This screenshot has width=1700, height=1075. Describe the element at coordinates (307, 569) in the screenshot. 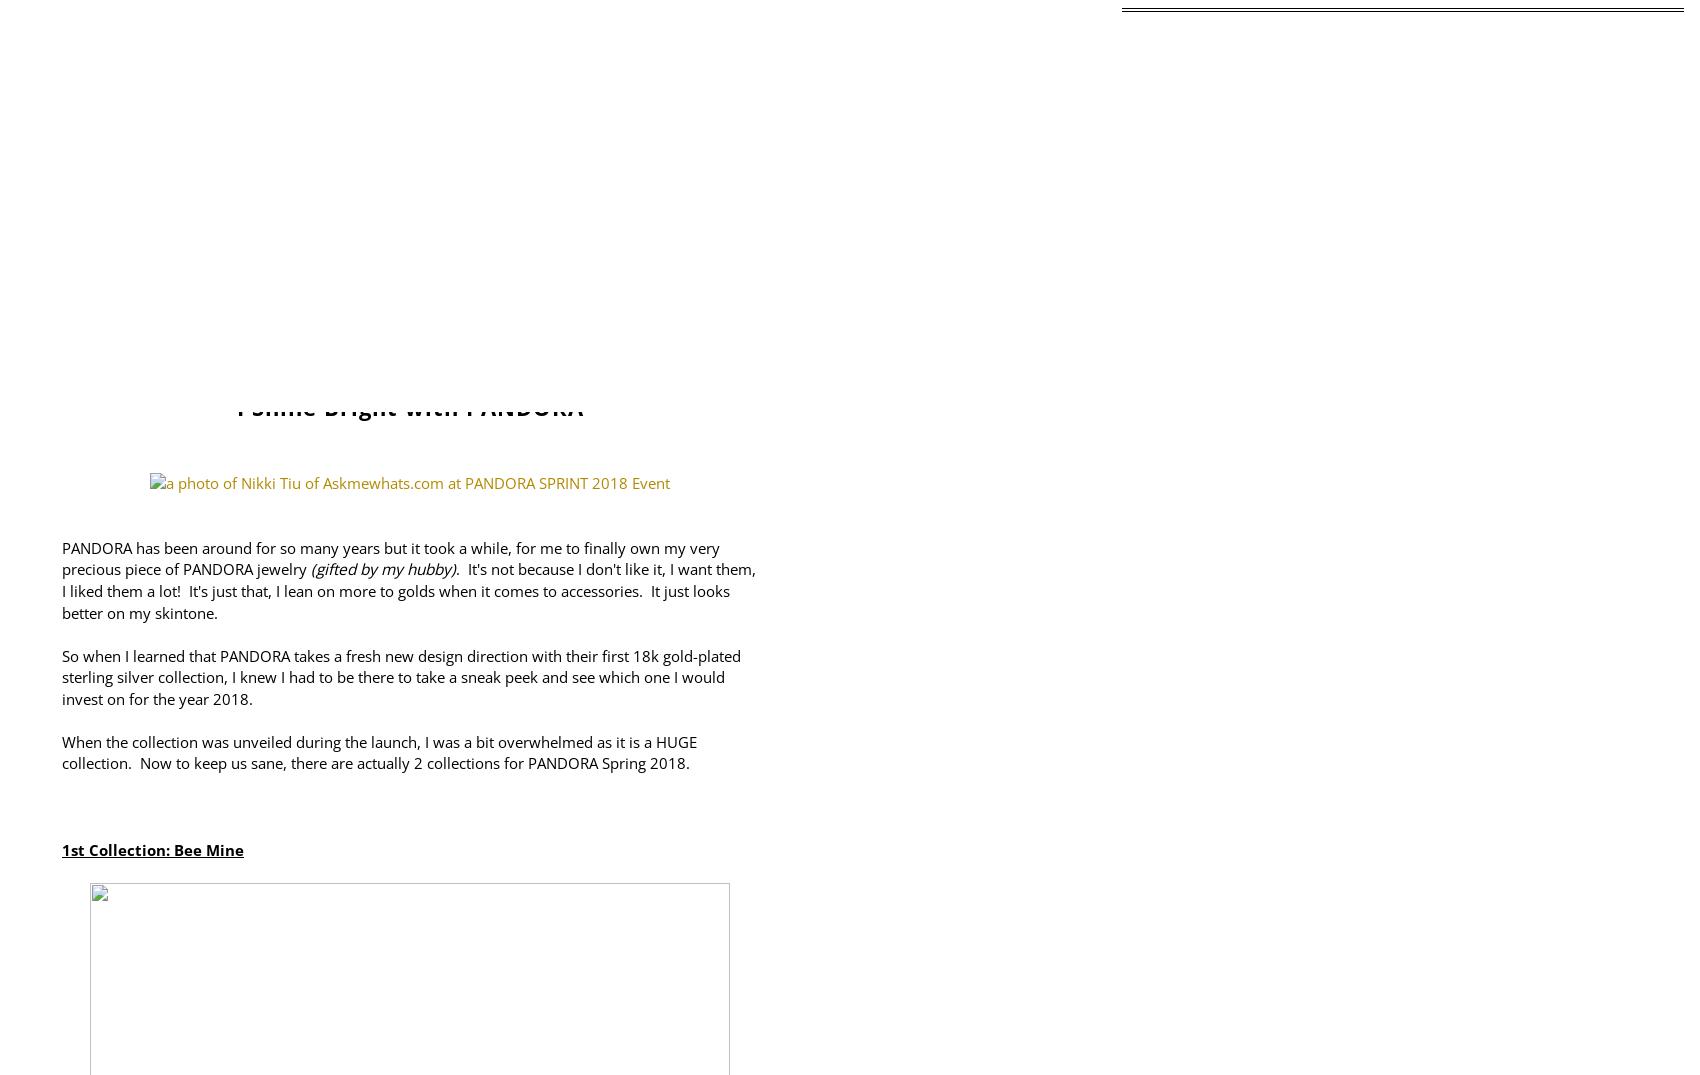

I see `'(gifted by my hubby)'` at that location.